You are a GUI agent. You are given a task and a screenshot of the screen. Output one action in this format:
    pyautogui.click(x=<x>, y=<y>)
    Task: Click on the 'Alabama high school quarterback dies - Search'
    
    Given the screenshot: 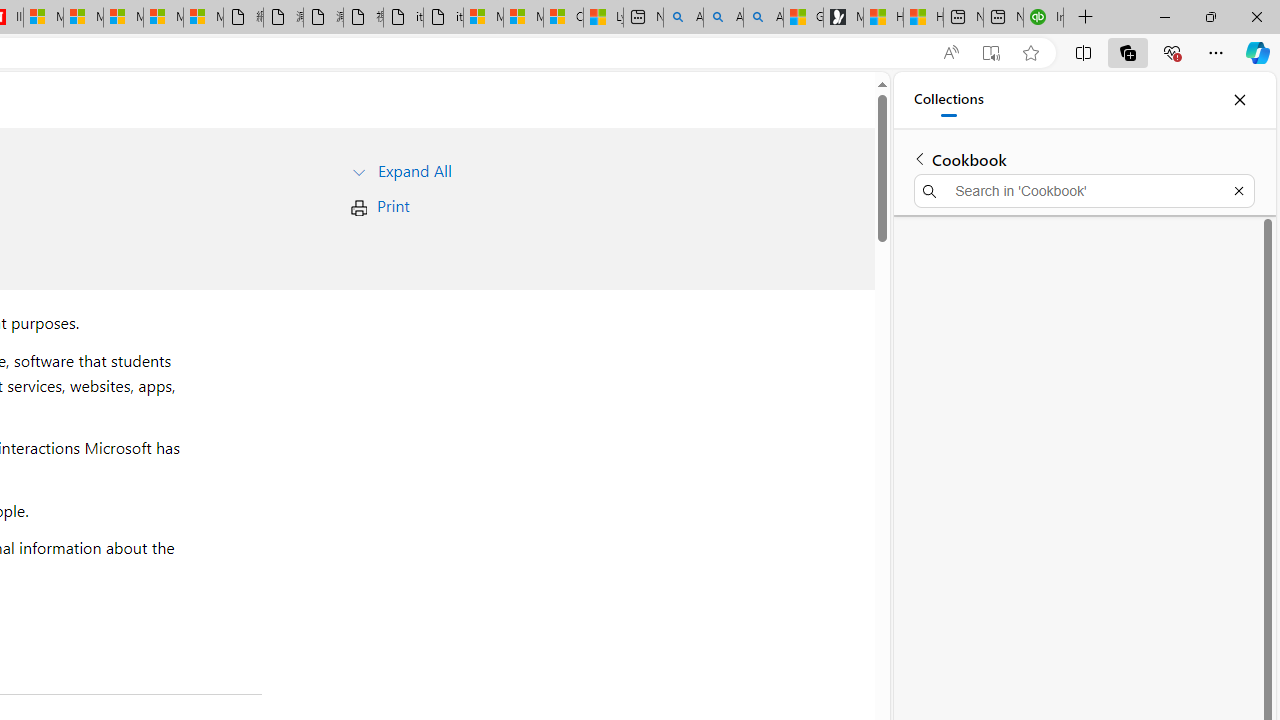 What is the action you would take?
    pyautogui.click(x=683, y=17)
    